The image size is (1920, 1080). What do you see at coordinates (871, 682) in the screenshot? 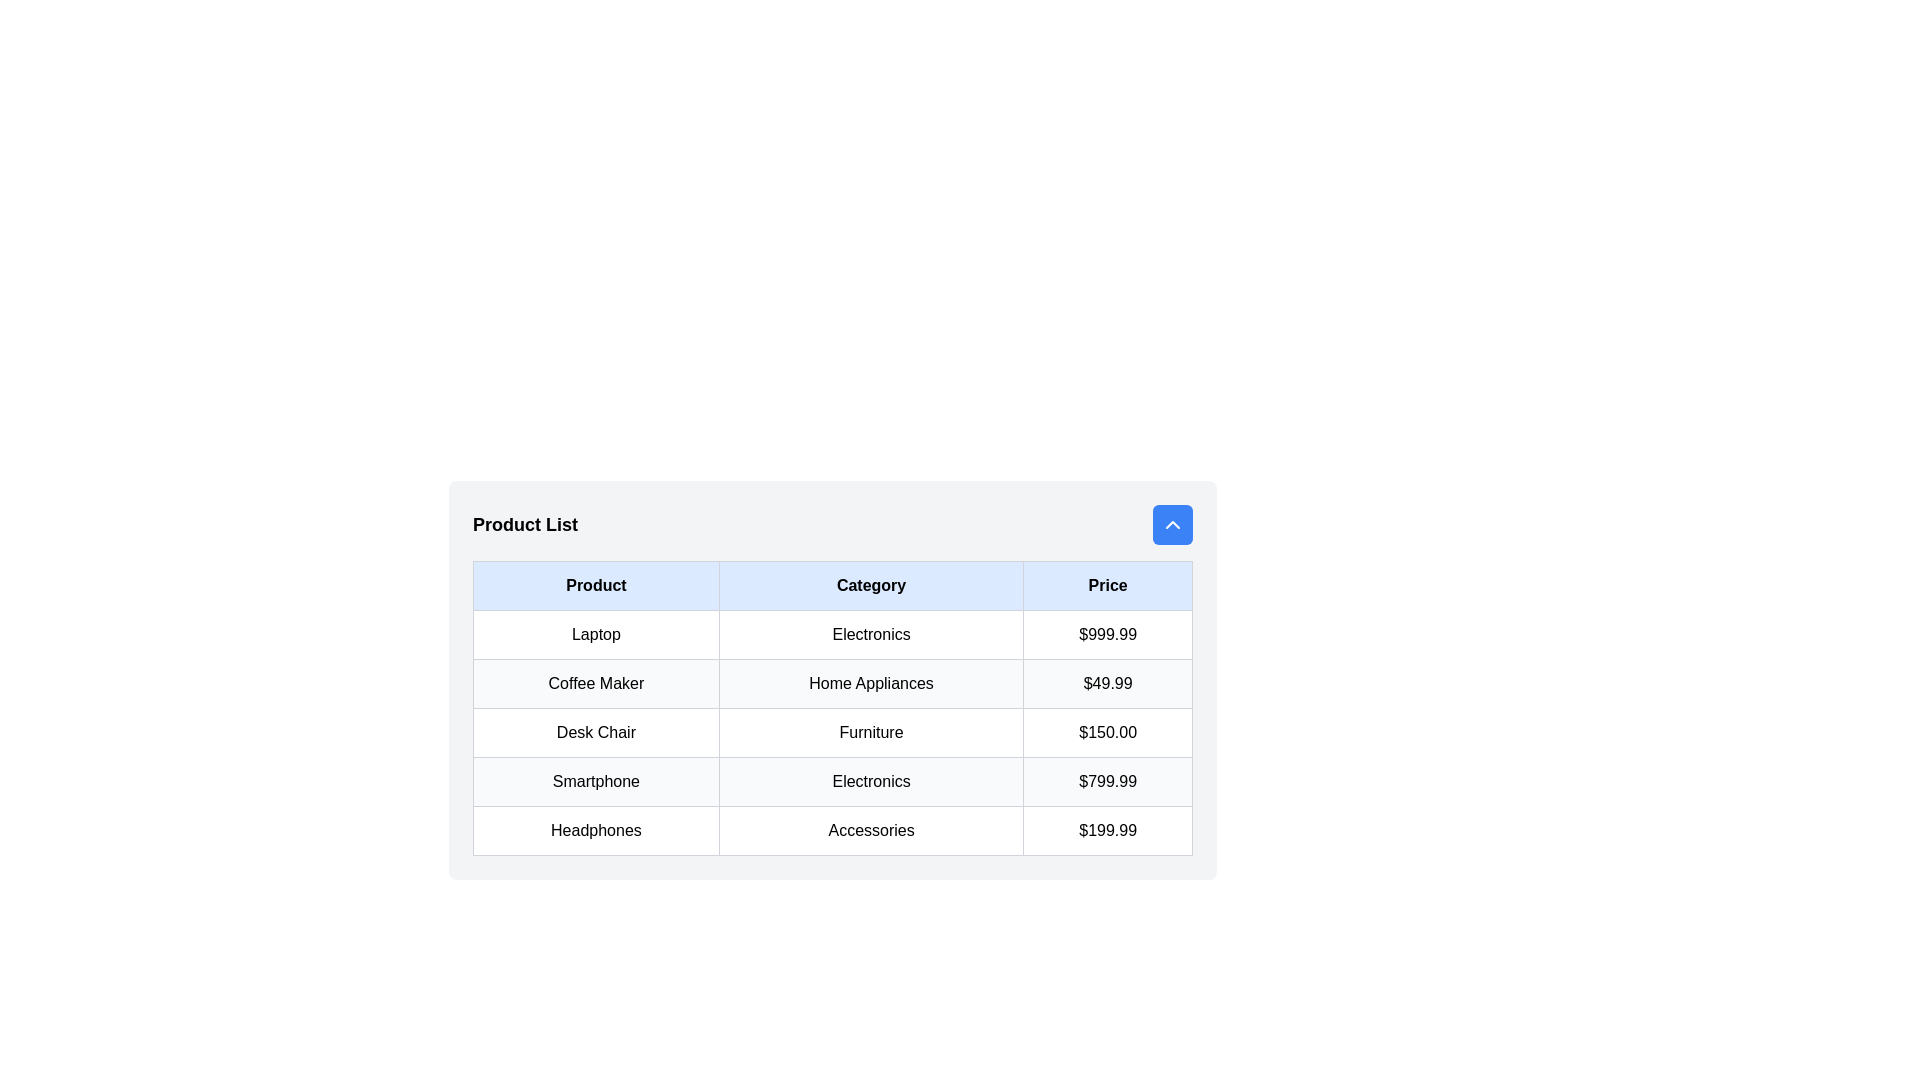
I see `text label that says 'Home Appliances' located in the second cell of the 'Category' column in the table, bordered with a gray line` at bounding box center [871, 682].